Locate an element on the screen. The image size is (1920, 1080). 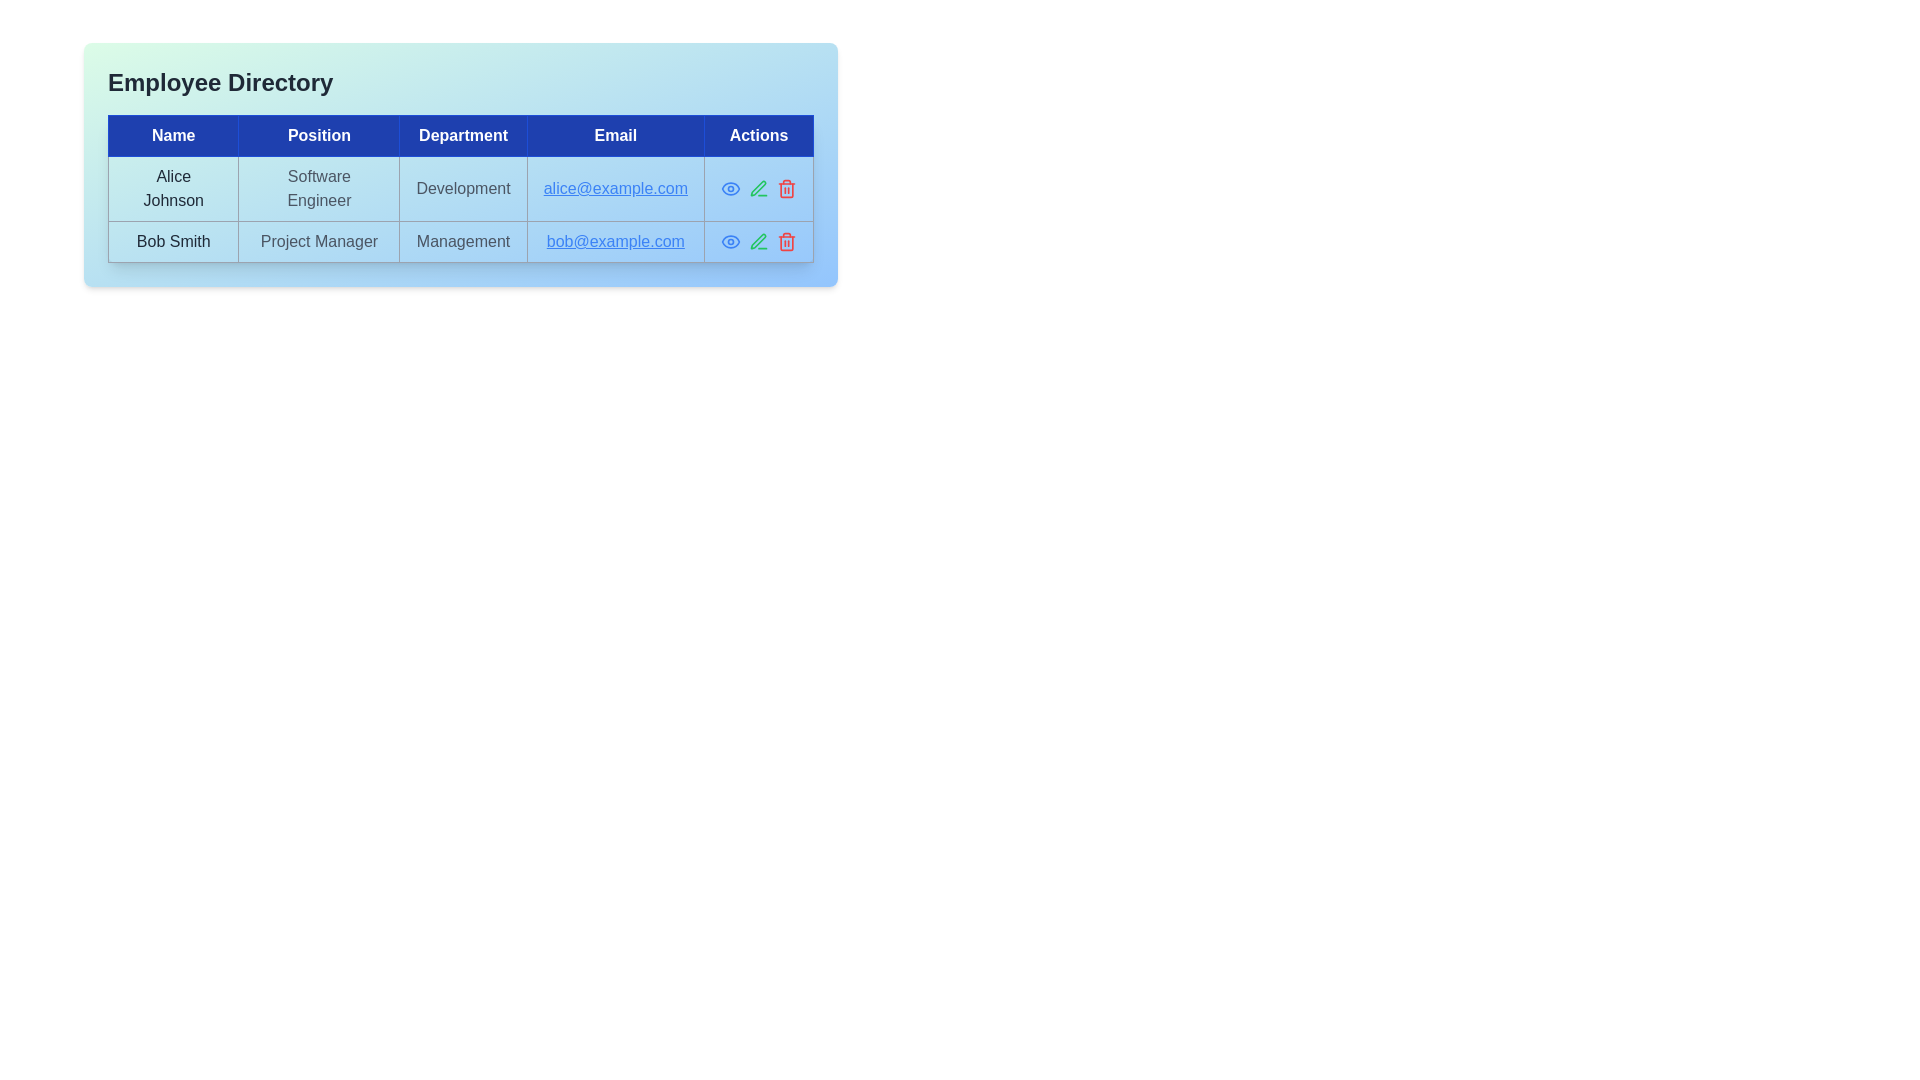
the bold, large-sized text label reading 'Employee Directory' in dark gray font, prominently displayed at the top-left of the interface is located at coordinates (220, 82).